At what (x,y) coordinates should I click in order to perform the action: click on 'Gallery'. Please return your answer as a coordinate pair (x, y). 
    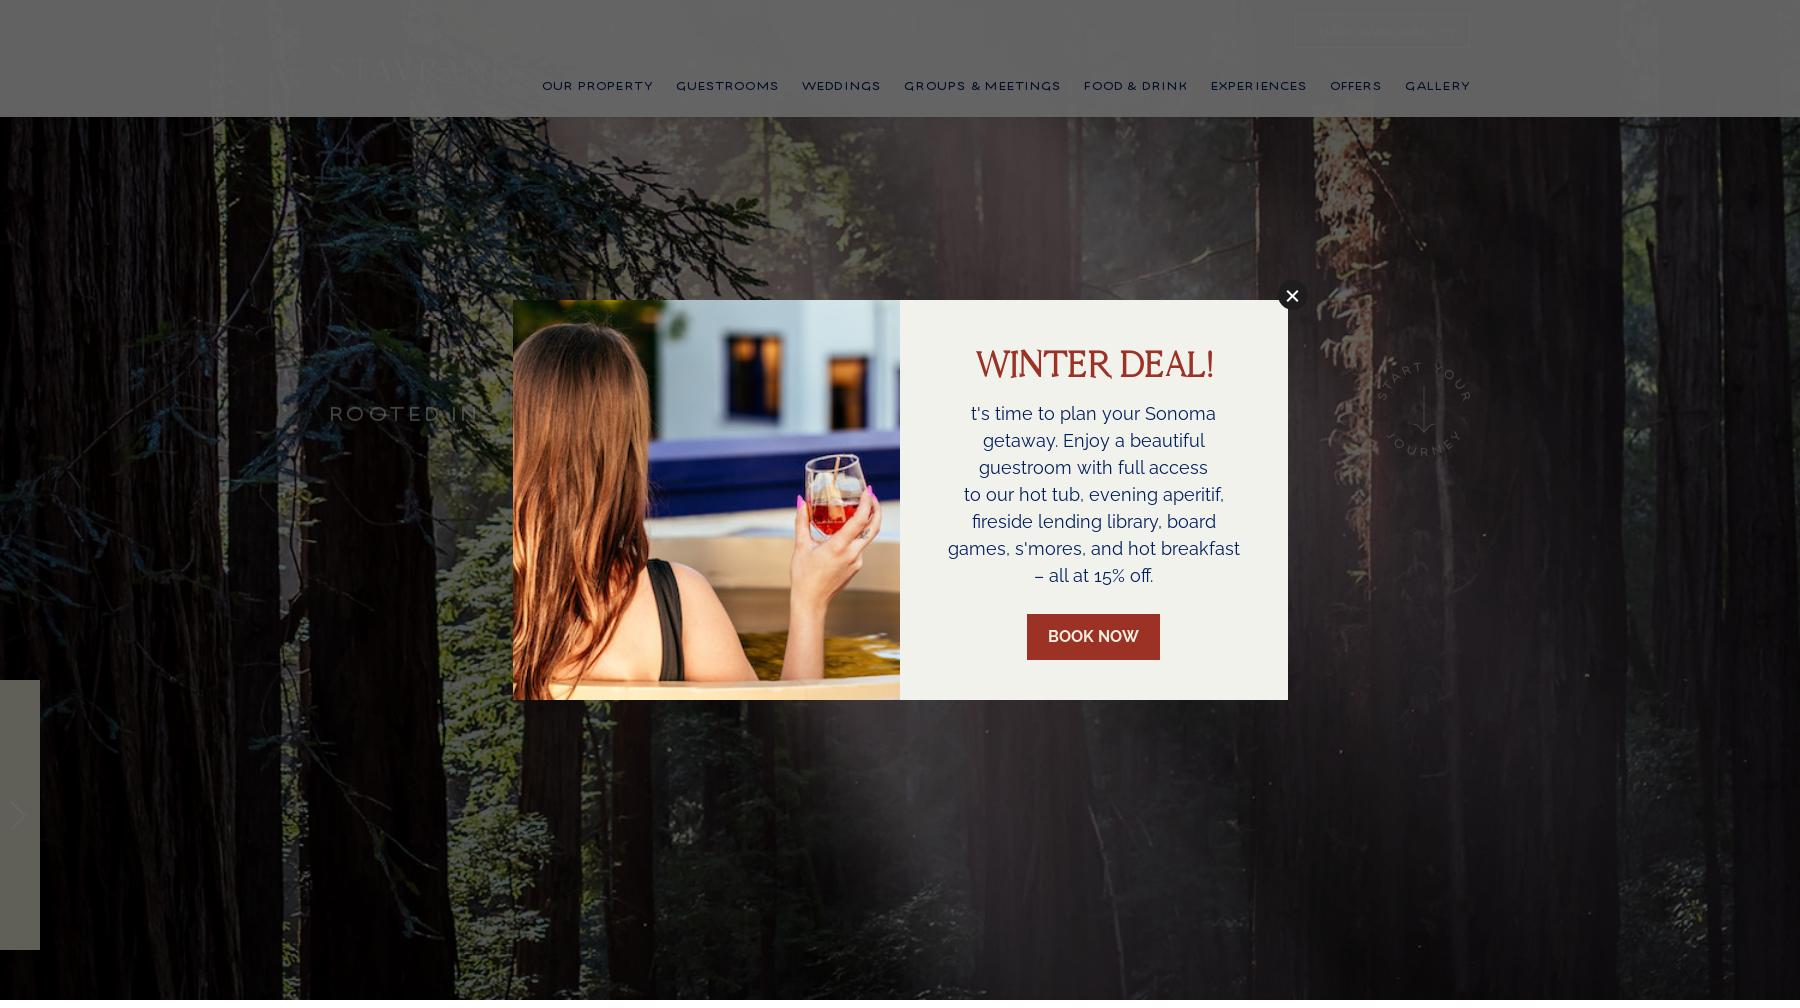
    Looking at the image, I should click on (1403, 112).